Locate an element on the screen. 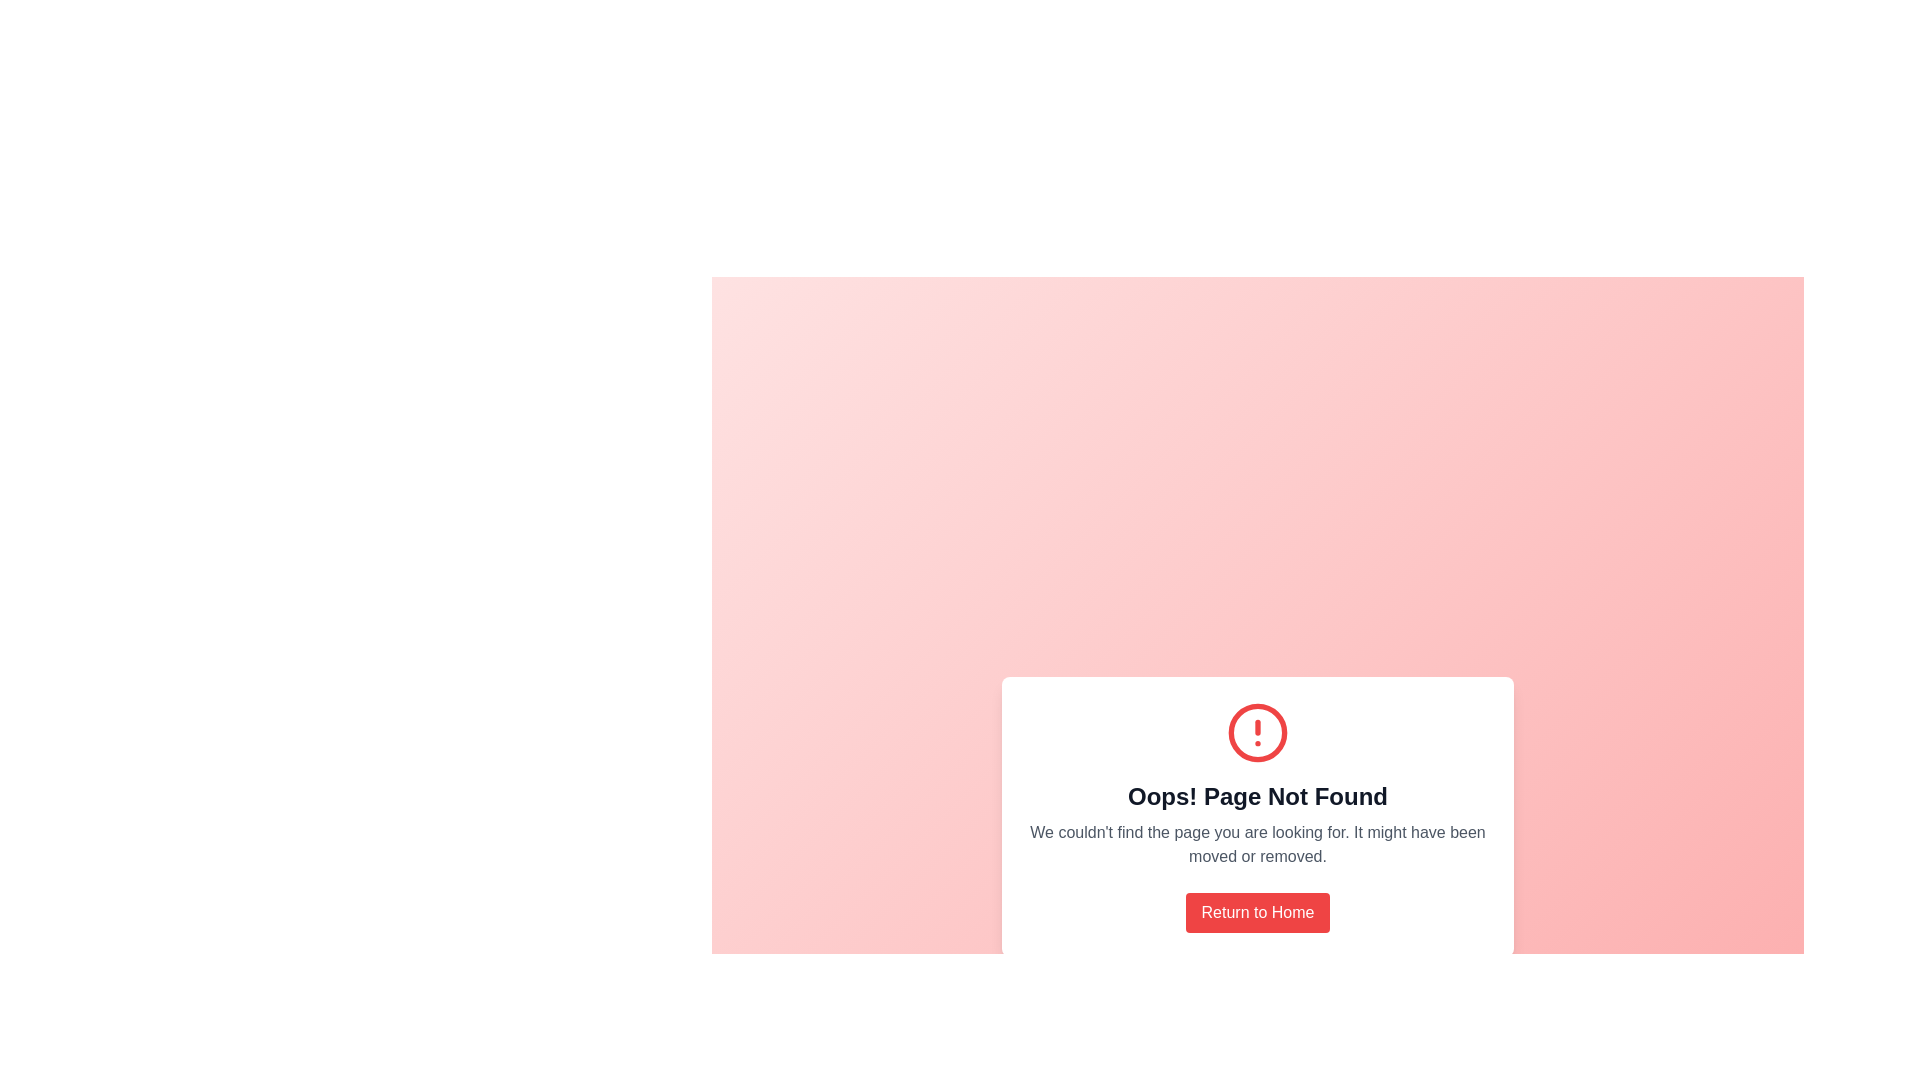 Image resolution: width=1920 pixels, height=1080 pixels. the informational text that reads 'We couldn't find the page you are looking for.' which is styled in medium gray and positioned between the title 'Oops! Page Not Found' and the button 'Return to Home' is located at coordinates (1256, 844).